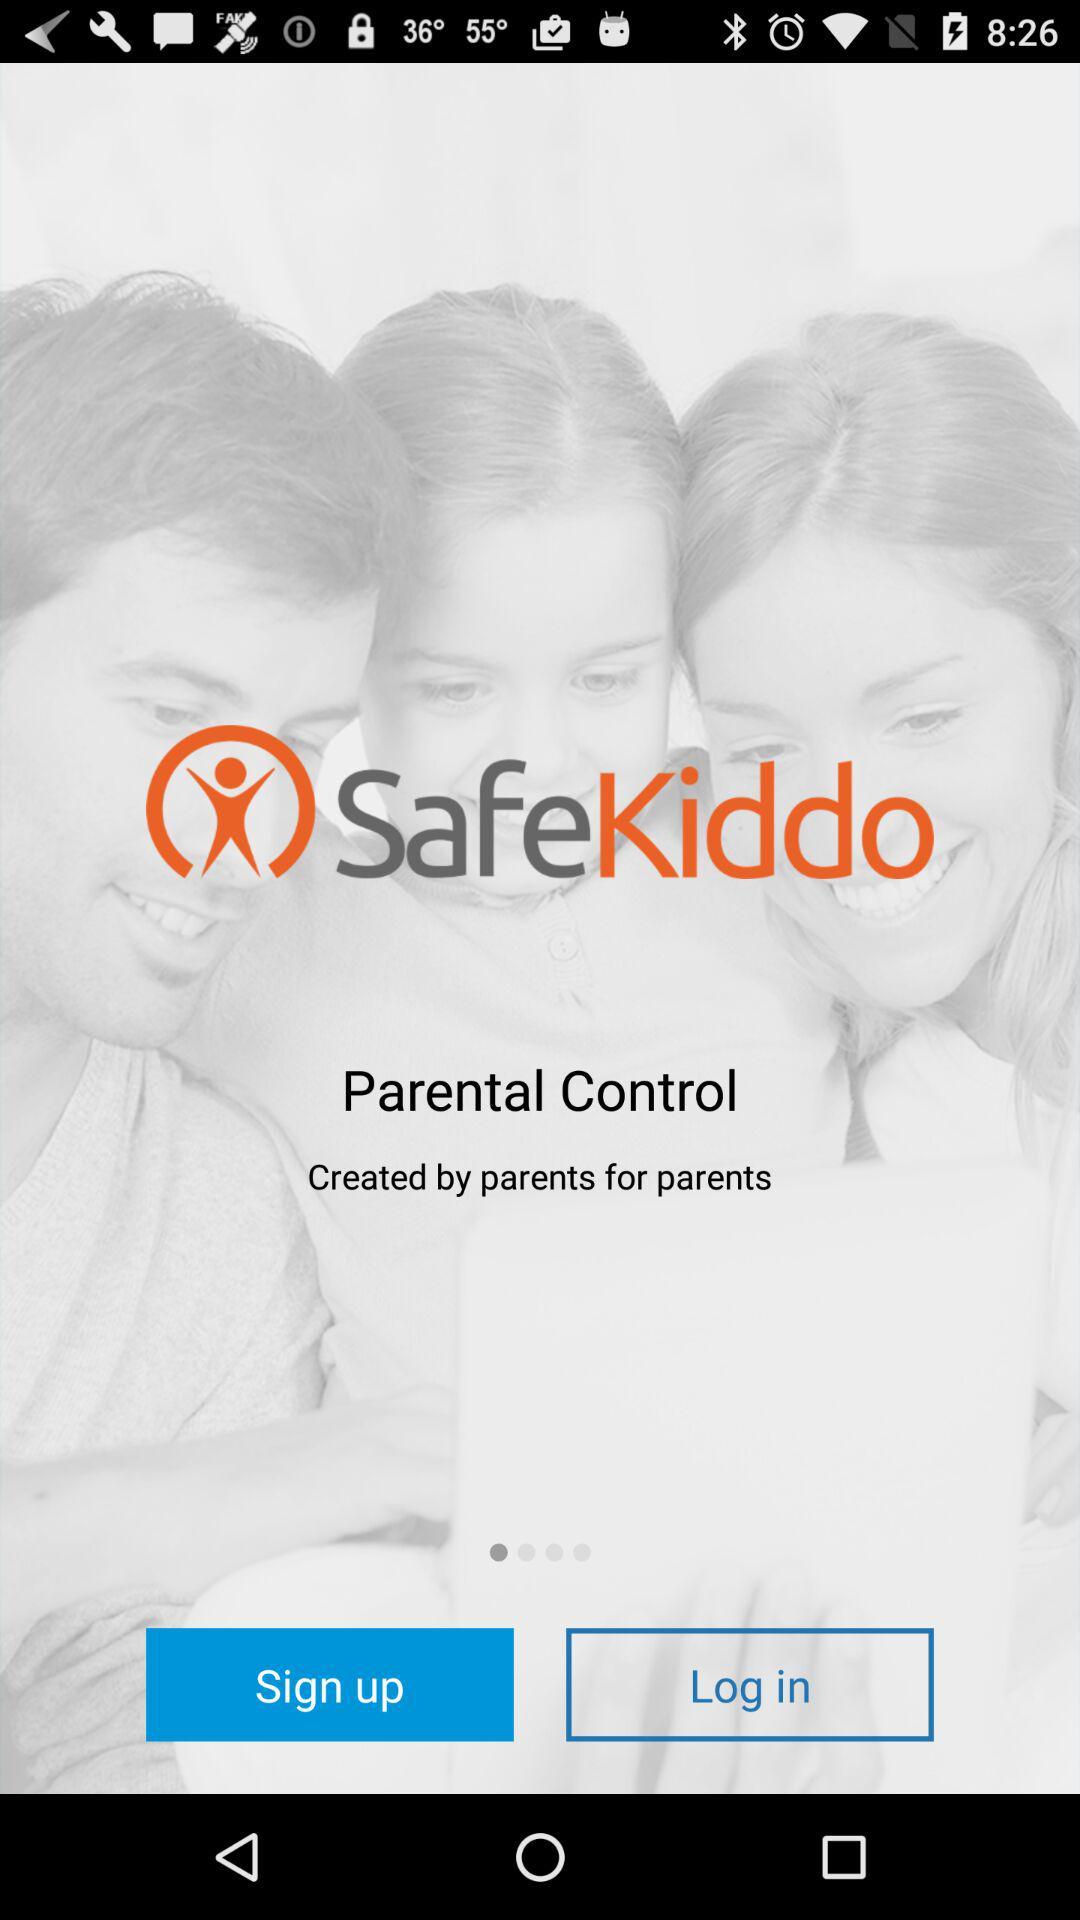 This screenshot has height=1920, width=1080. Describe the element at coordinates (749, 1683) in the screenshot. I see `the item at the bottom right corner` at that location.